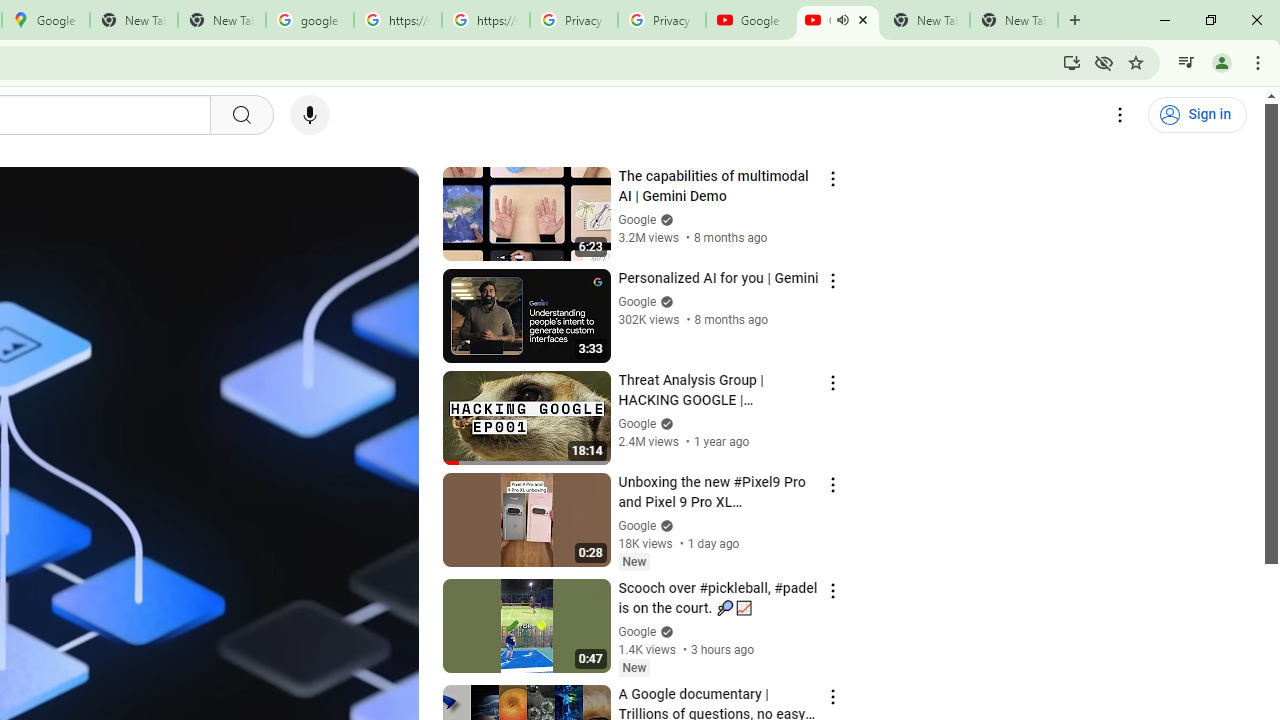 The image size is (1280, 720). What do you see at coordinates (485, 20) in the screenshot?
I see `'https://scholar.google.com/'` at bounding box center [485, 20].